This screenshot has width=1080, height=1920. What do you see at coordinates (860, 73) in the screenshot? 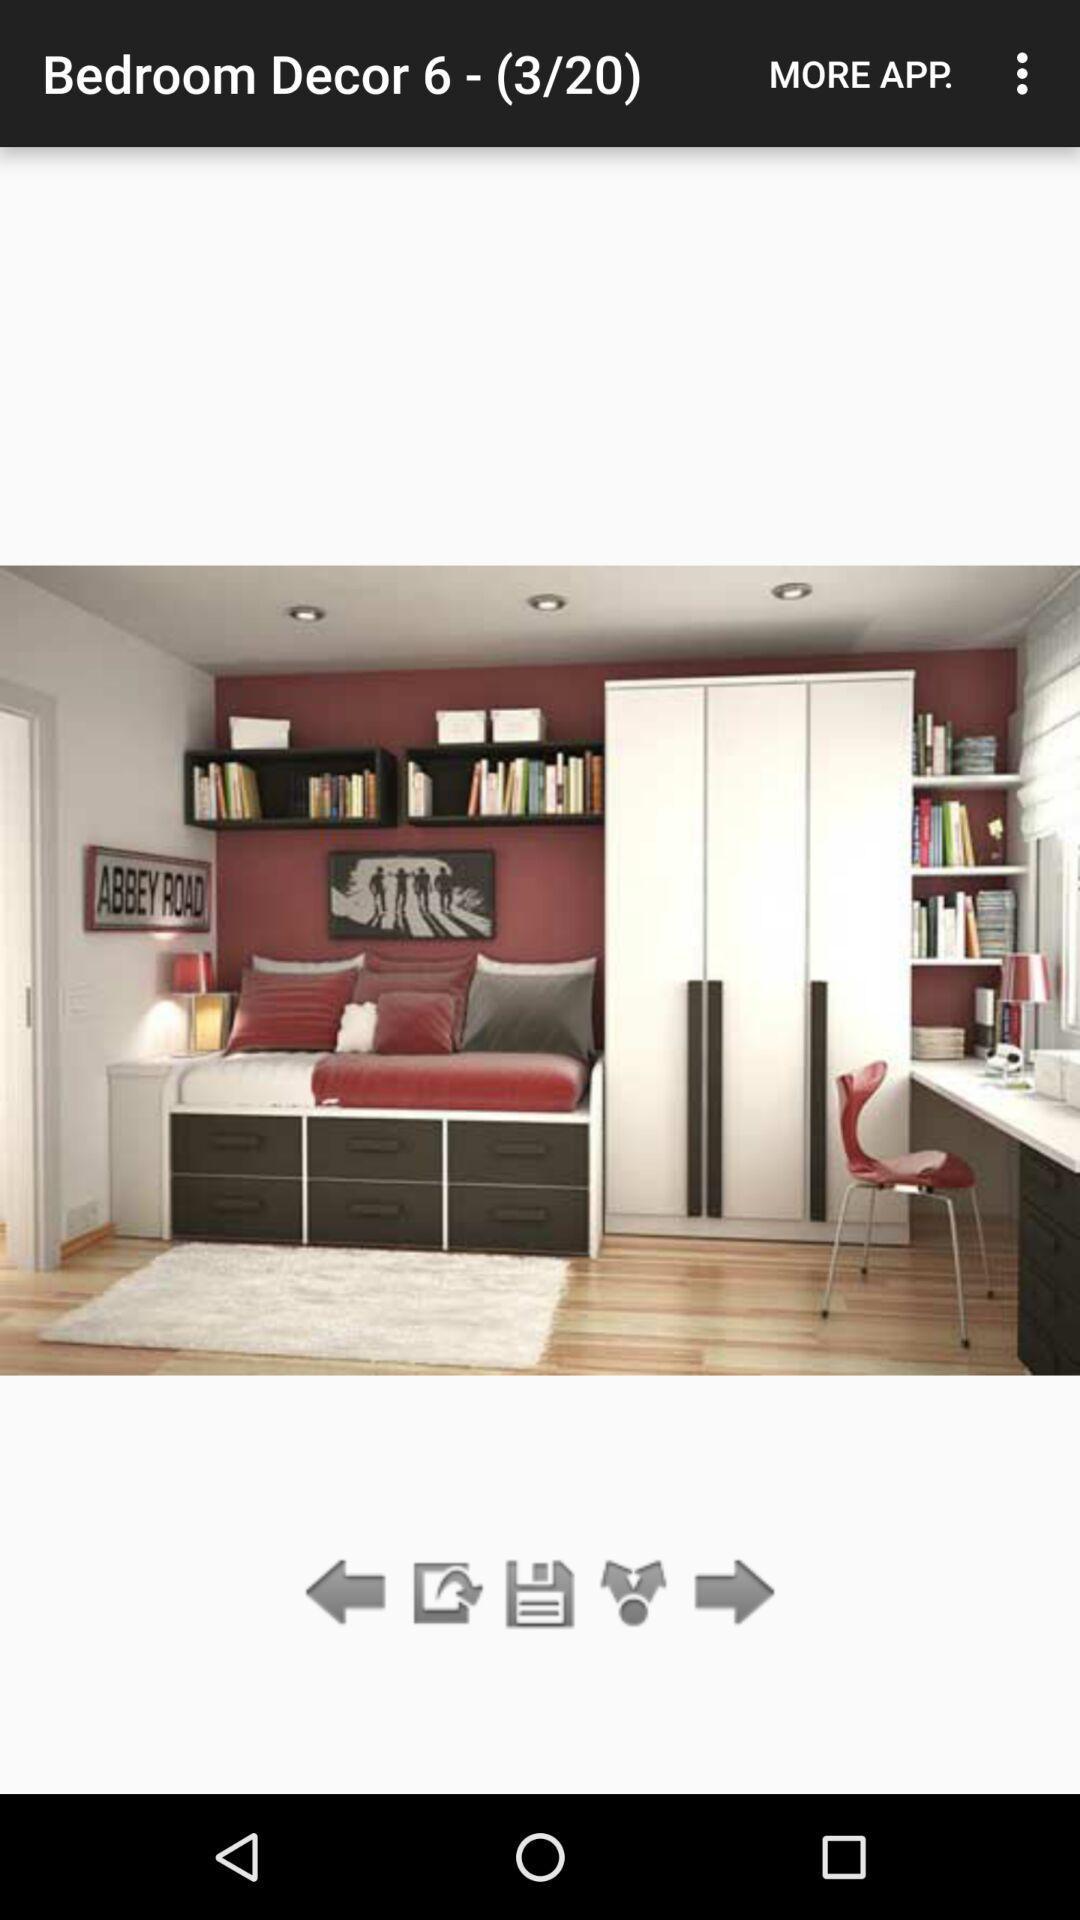
I see `the icon next to bedroom decor 6 app` at bounding box center [860, 73].